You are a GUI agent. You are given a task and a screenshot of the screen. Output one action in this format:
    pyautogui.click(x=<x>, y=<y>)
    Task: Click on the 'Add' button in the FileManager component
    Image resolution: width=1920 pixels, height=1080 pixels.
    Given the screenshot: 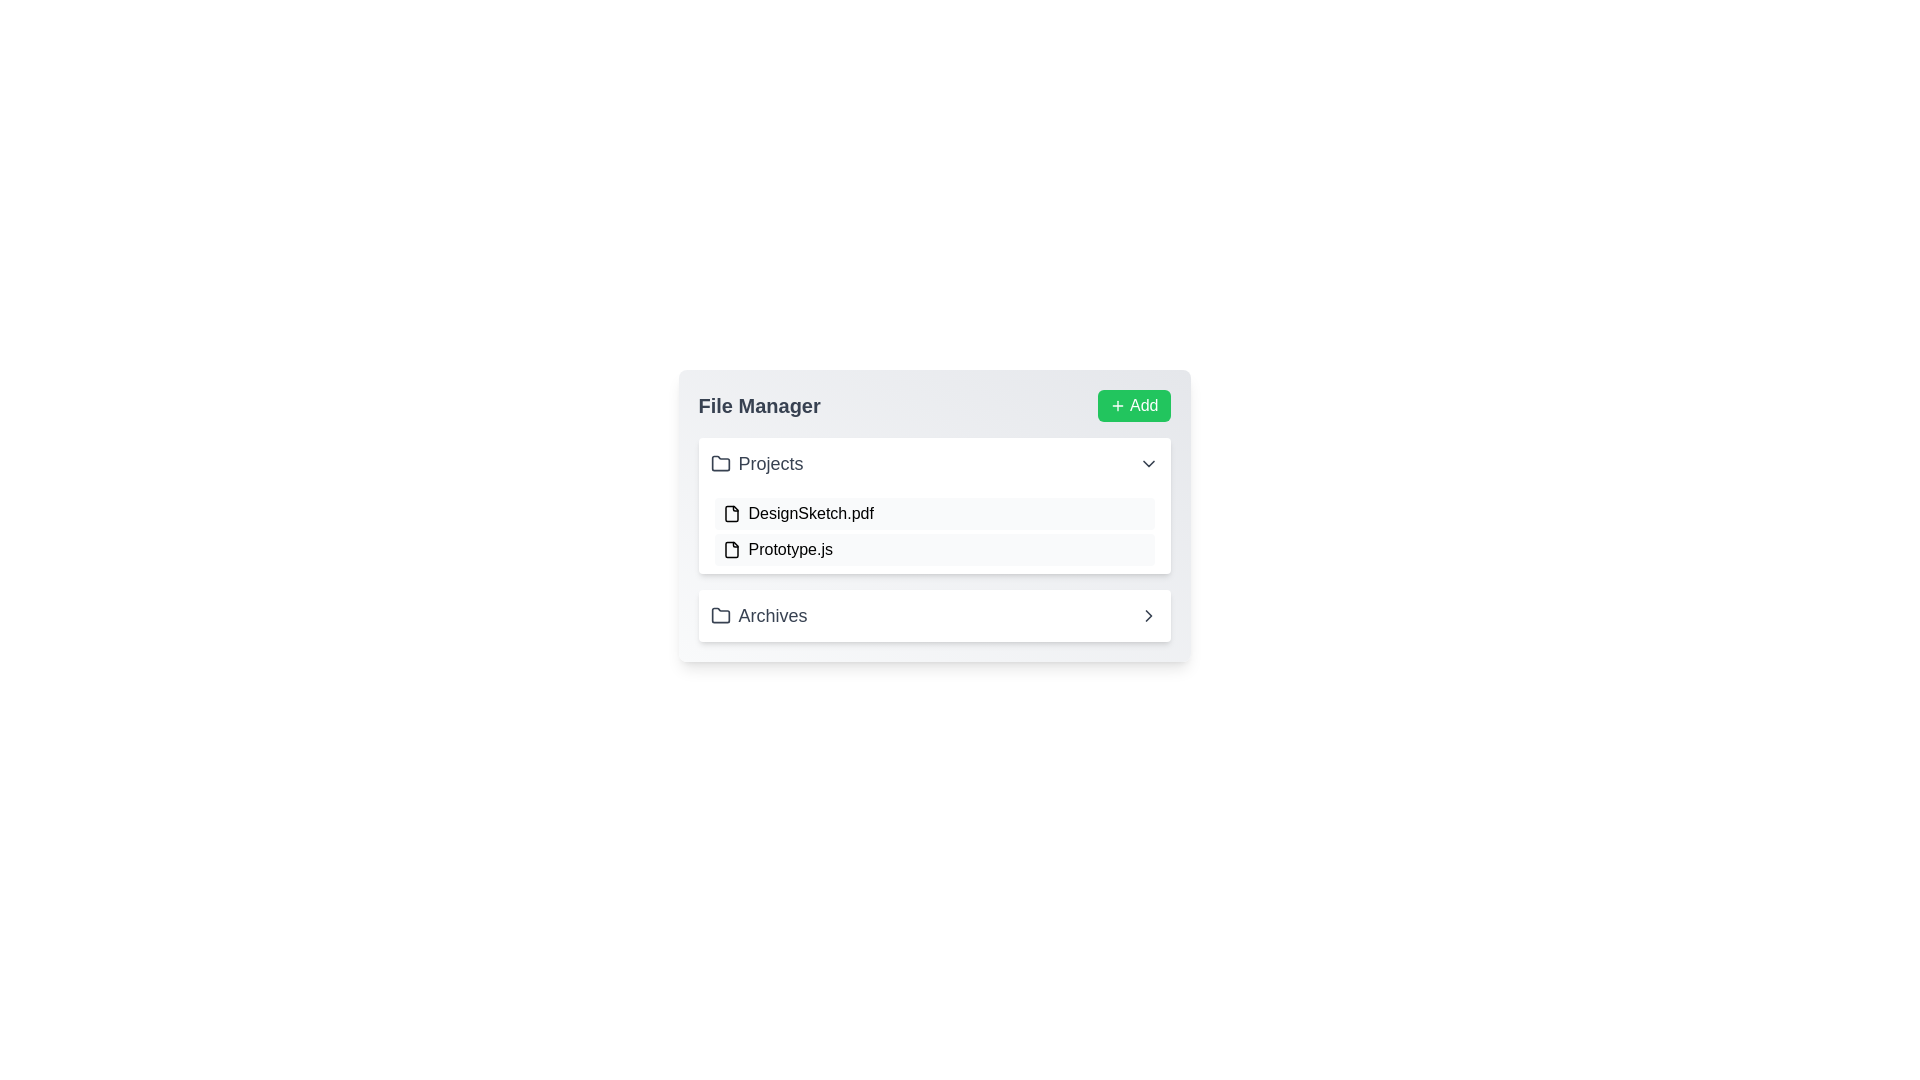 What is the action you would take?
    pyautogui.click(x=1134, y=405)
    